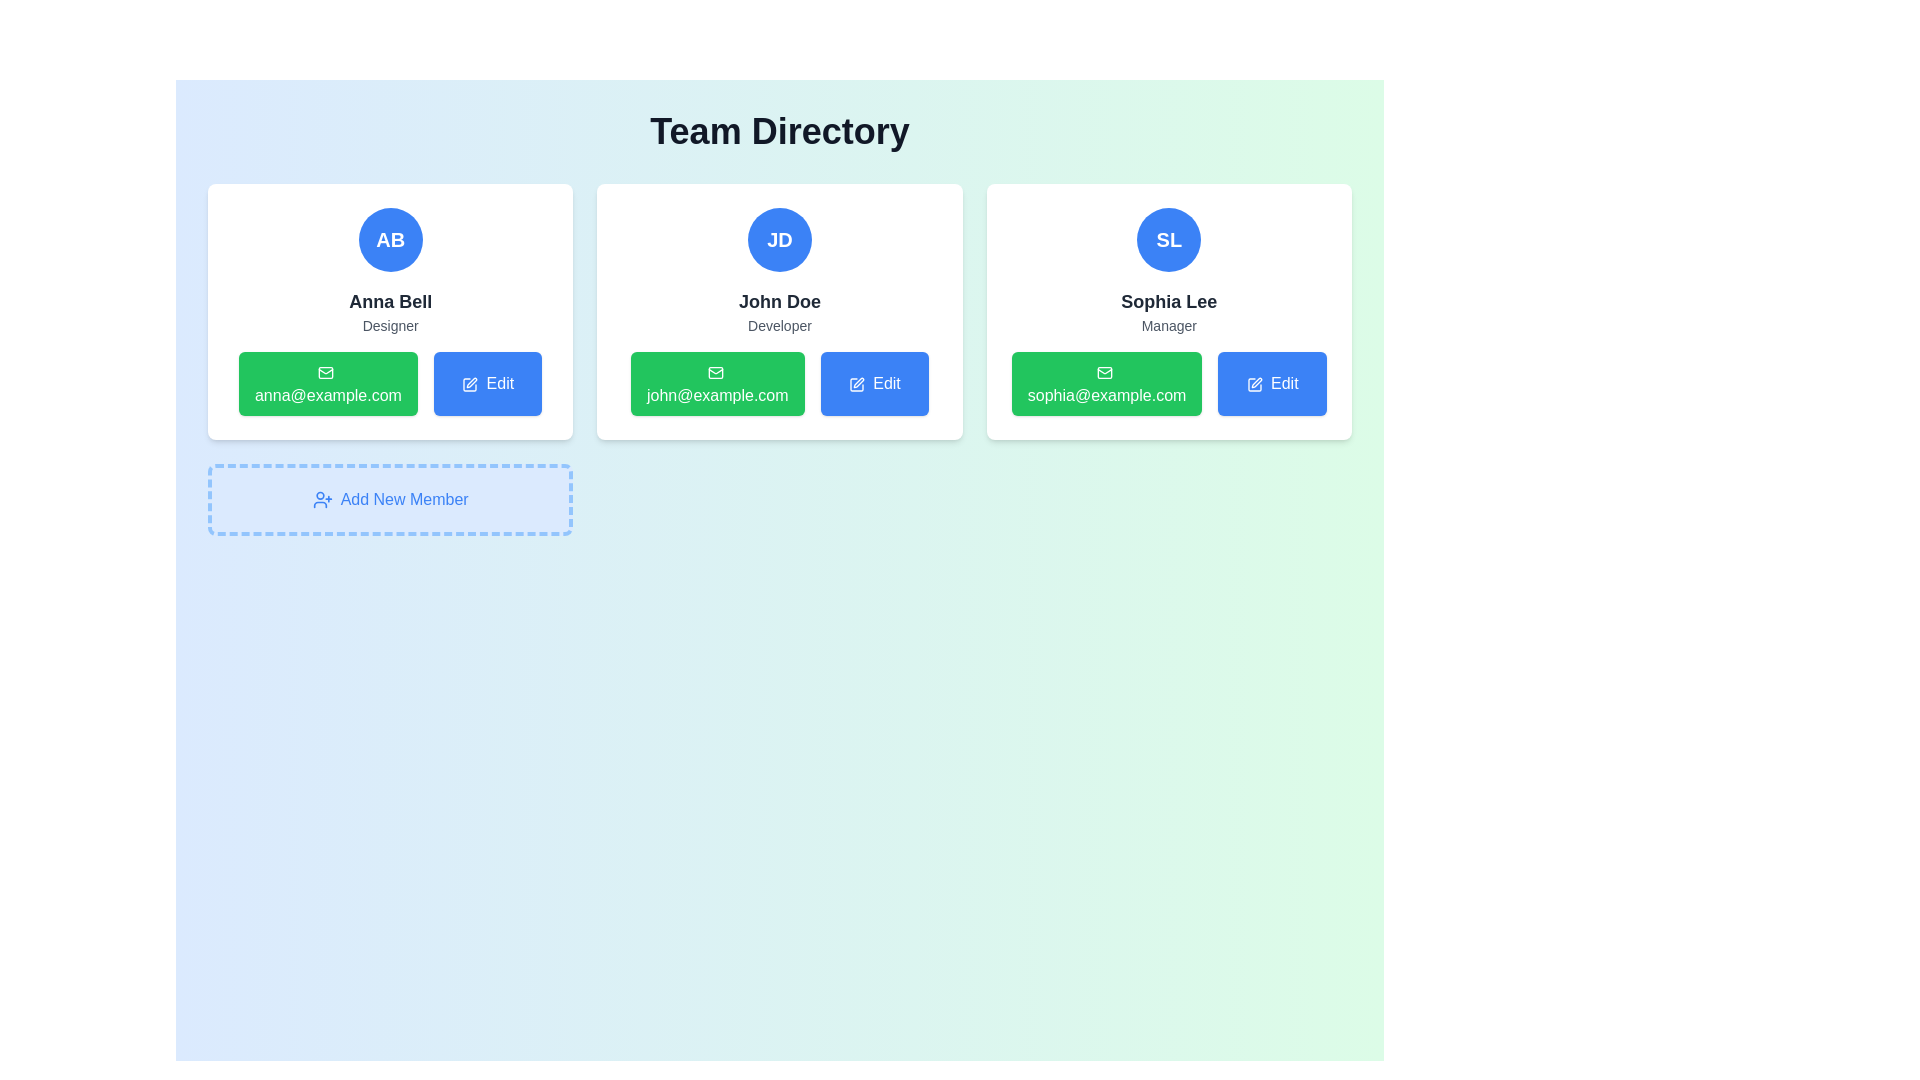 The width and height of the screenshot is (1920, 1080). What do you see at coordinates (778, 384) in the screenshot?
I see `the contact button located under the 'John Doe' name in the 'Team Directory' section` at bounding box center [778, 384].